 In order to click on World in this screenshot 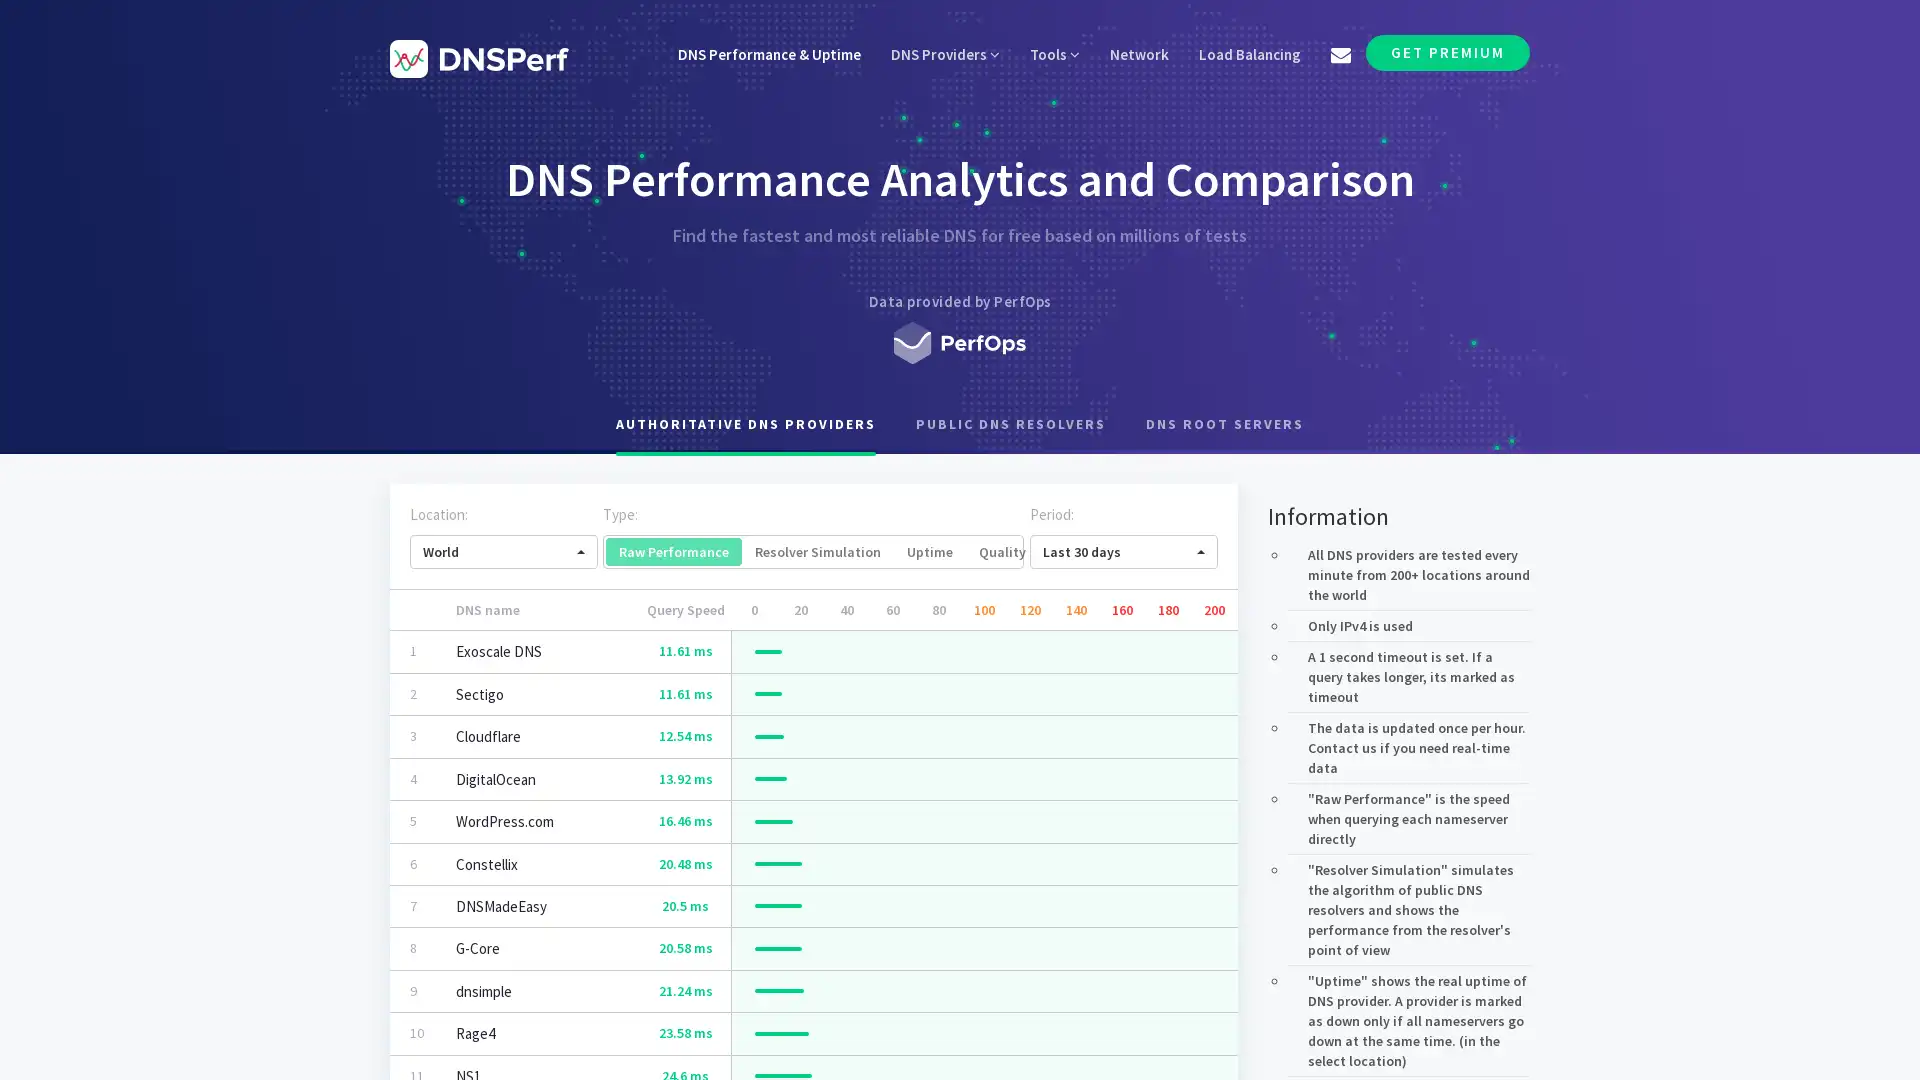, I will do `click(504, 551)`.